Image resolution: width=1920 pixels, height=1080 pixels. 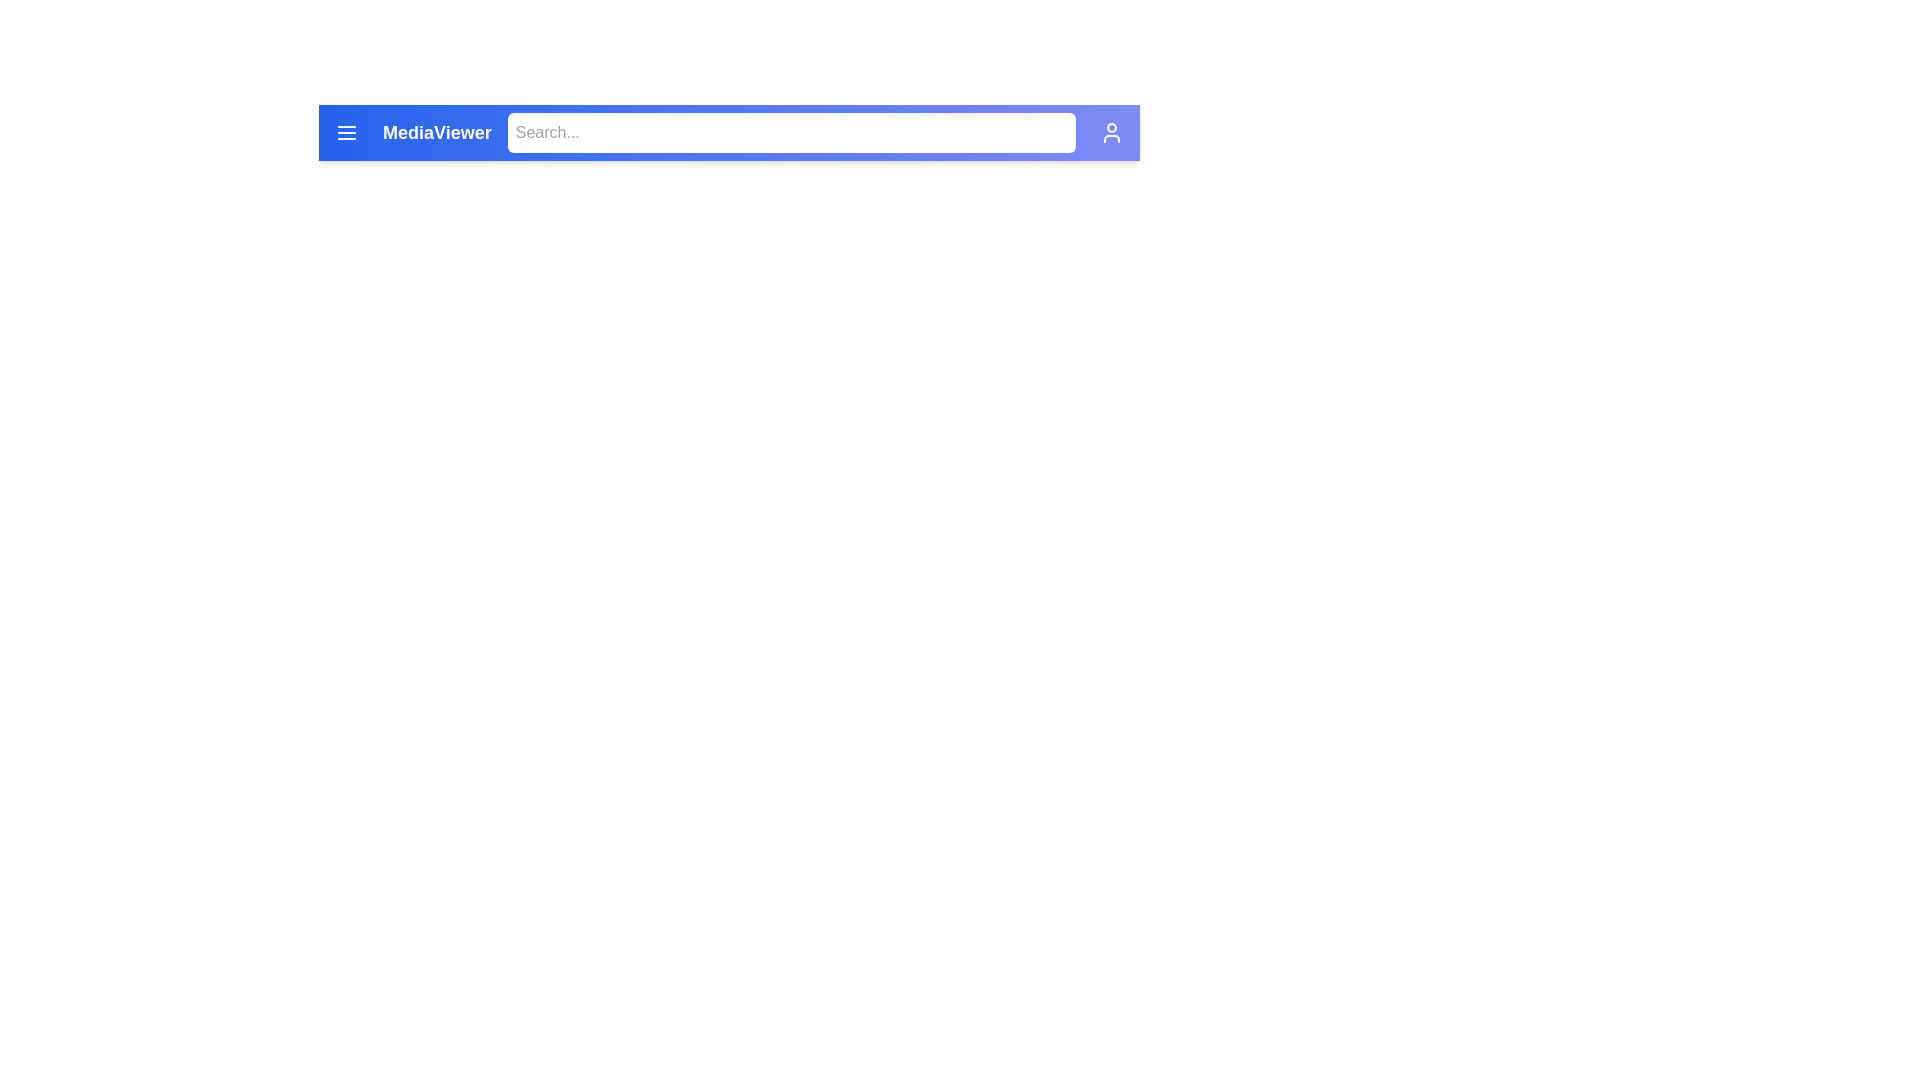 What do you see at coordinates (346, 132) in the screenshot?
I see `the menu toggle button located at the leftmost part of the horizontal navigation bar` at bounding box center [346, 132].